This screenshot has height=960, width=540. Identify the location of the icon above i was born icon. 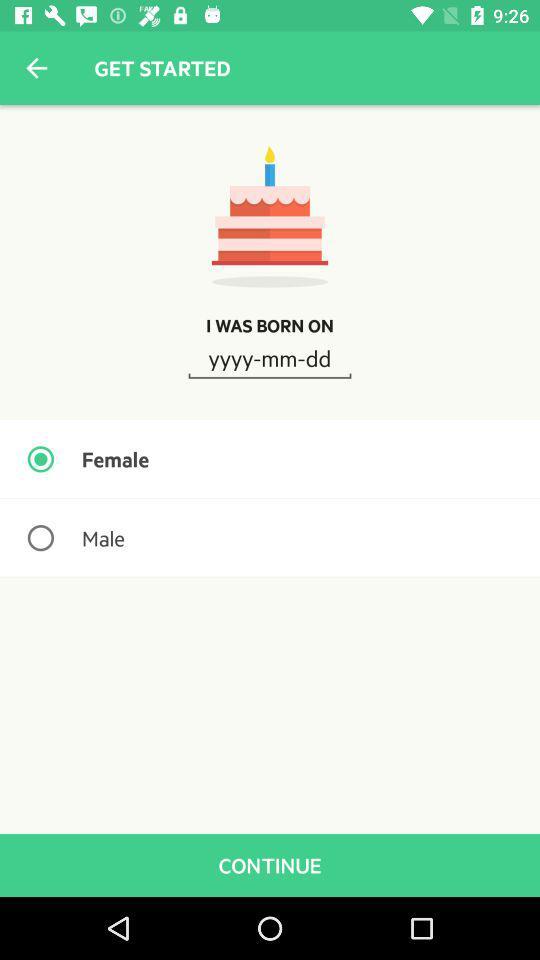
(36, 68).